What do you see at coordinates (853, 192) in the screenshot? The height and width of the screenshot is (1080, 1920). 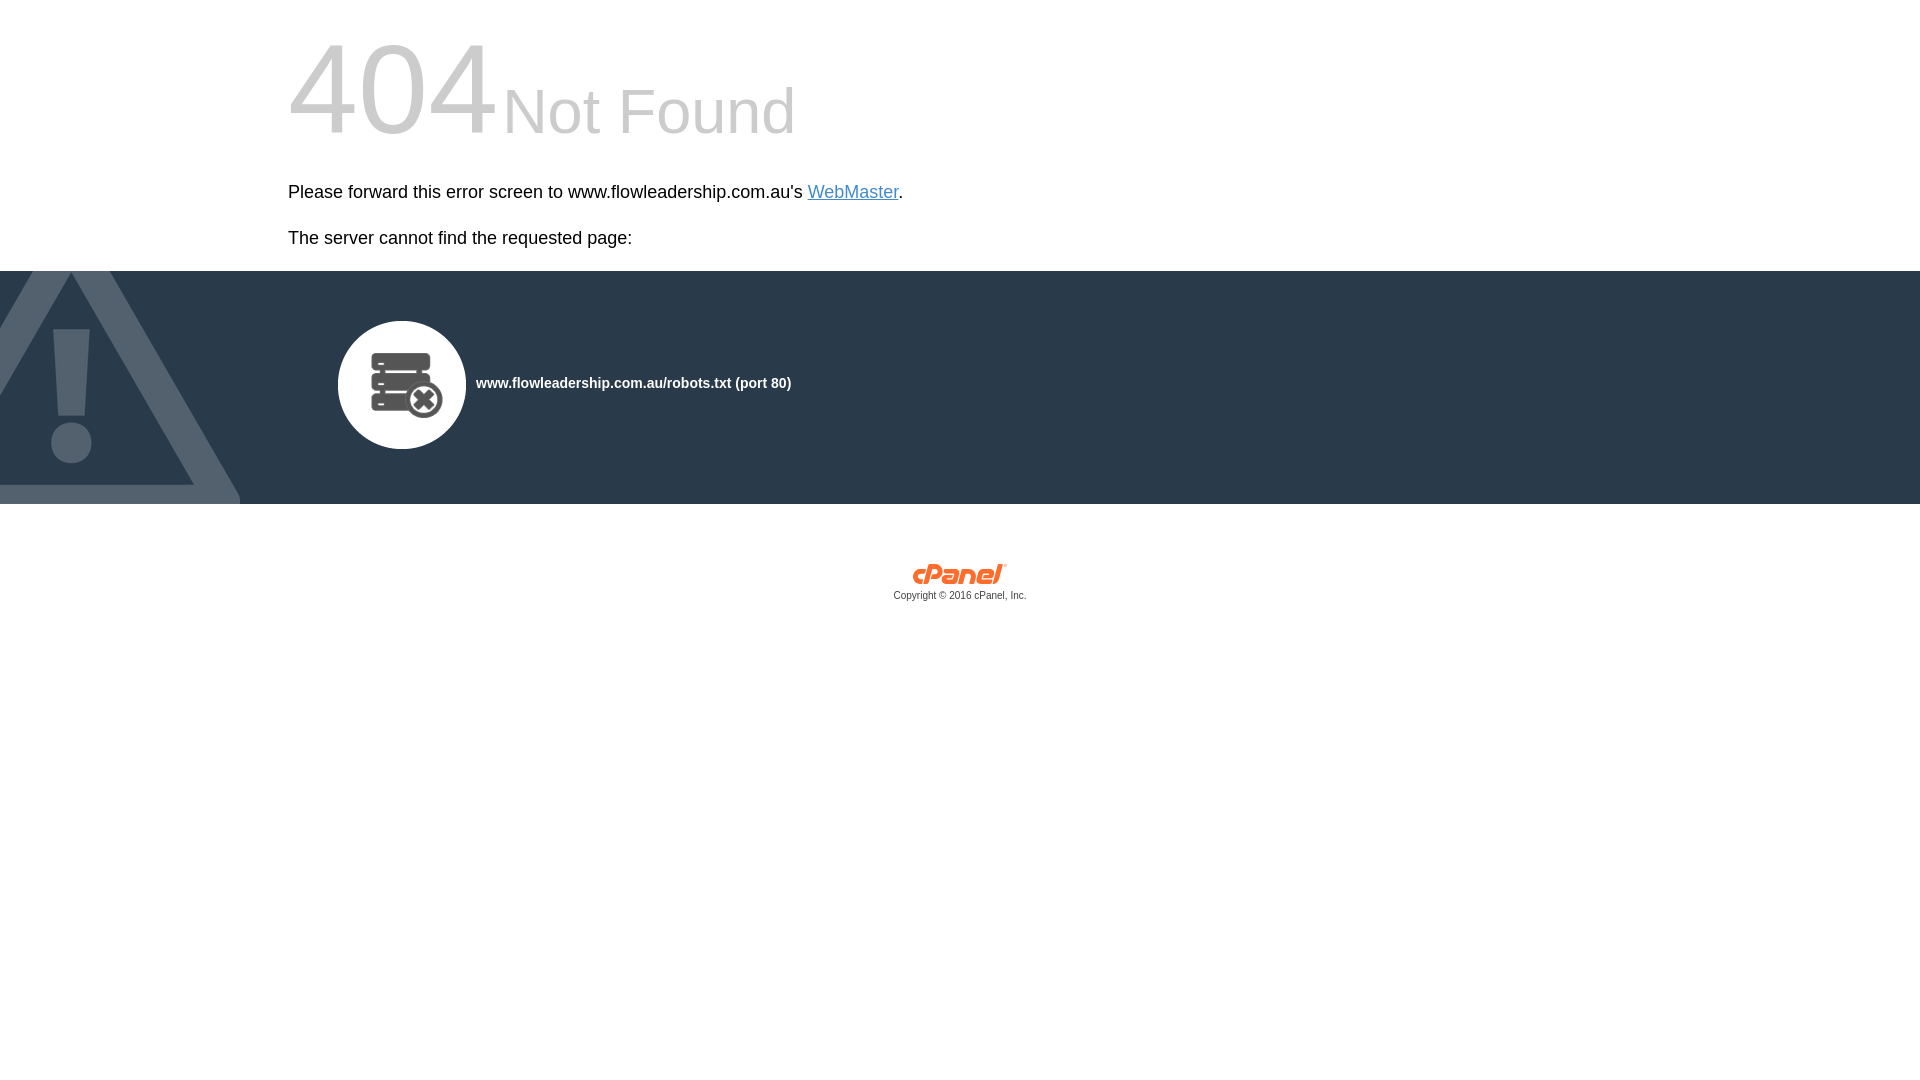 I see `'WebMaster'` at bounding box center [853, 192].